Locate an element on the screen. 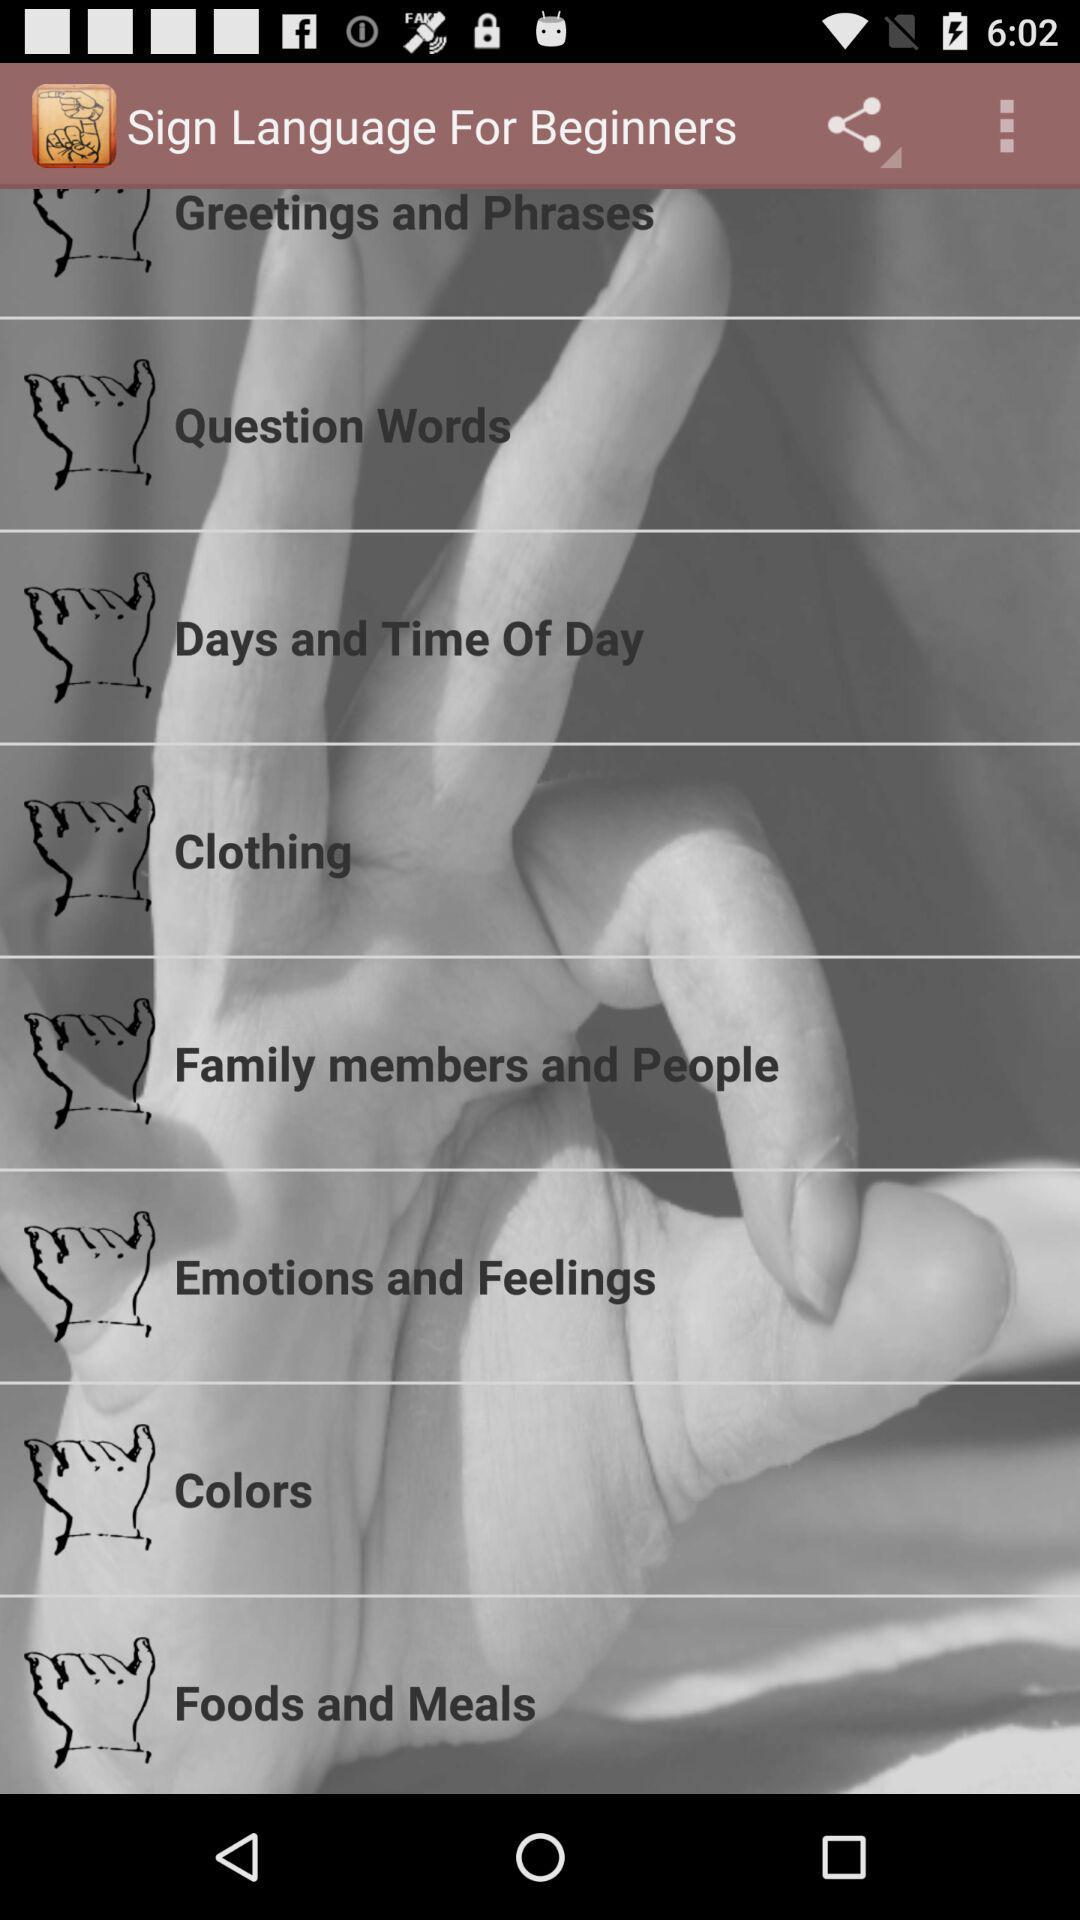 This screenshot has width=1080, height=1920. app above emotions and feelings is located at coordinates (613, 1062).